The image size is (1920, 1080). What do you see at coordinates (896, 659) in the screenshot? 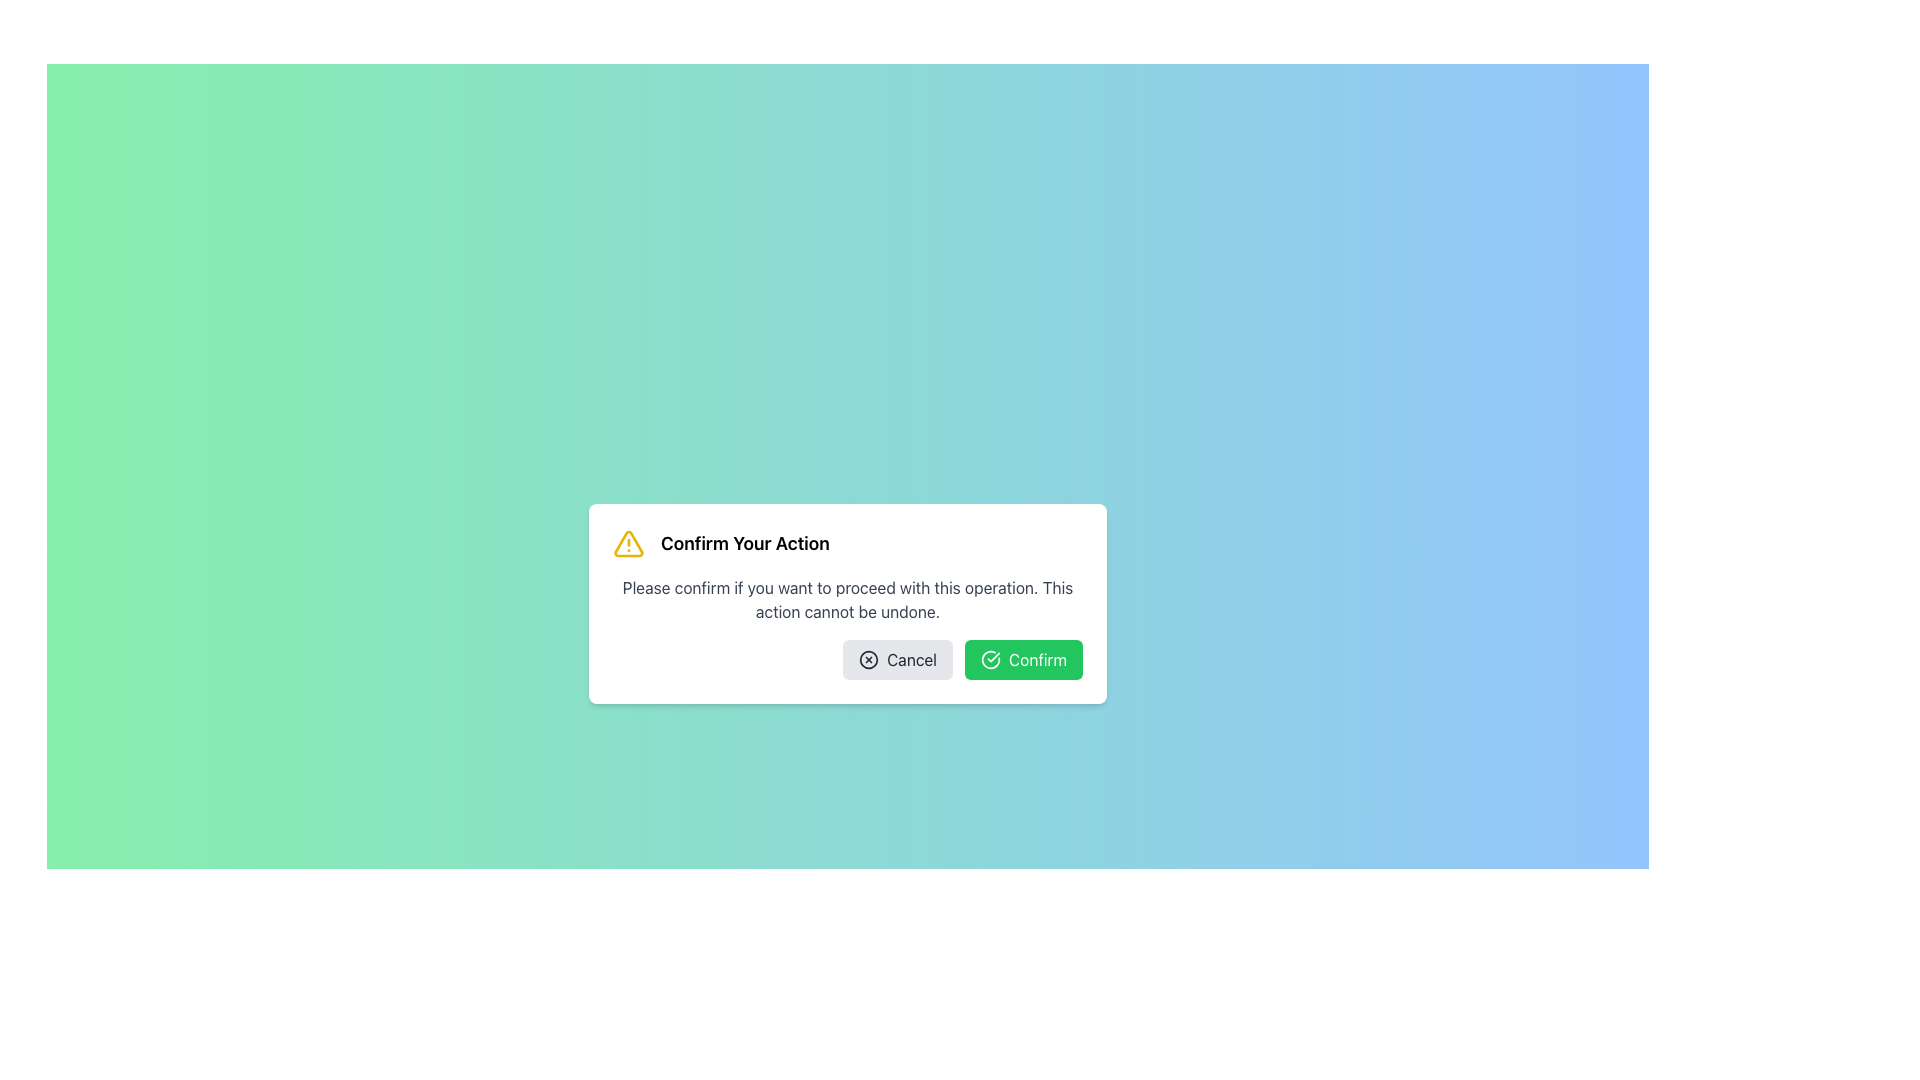
I see `the 'Cancel' button located in the bottom right area of the modal dialog box to abort the current operation without making changes` at bounding box center [896, 659].